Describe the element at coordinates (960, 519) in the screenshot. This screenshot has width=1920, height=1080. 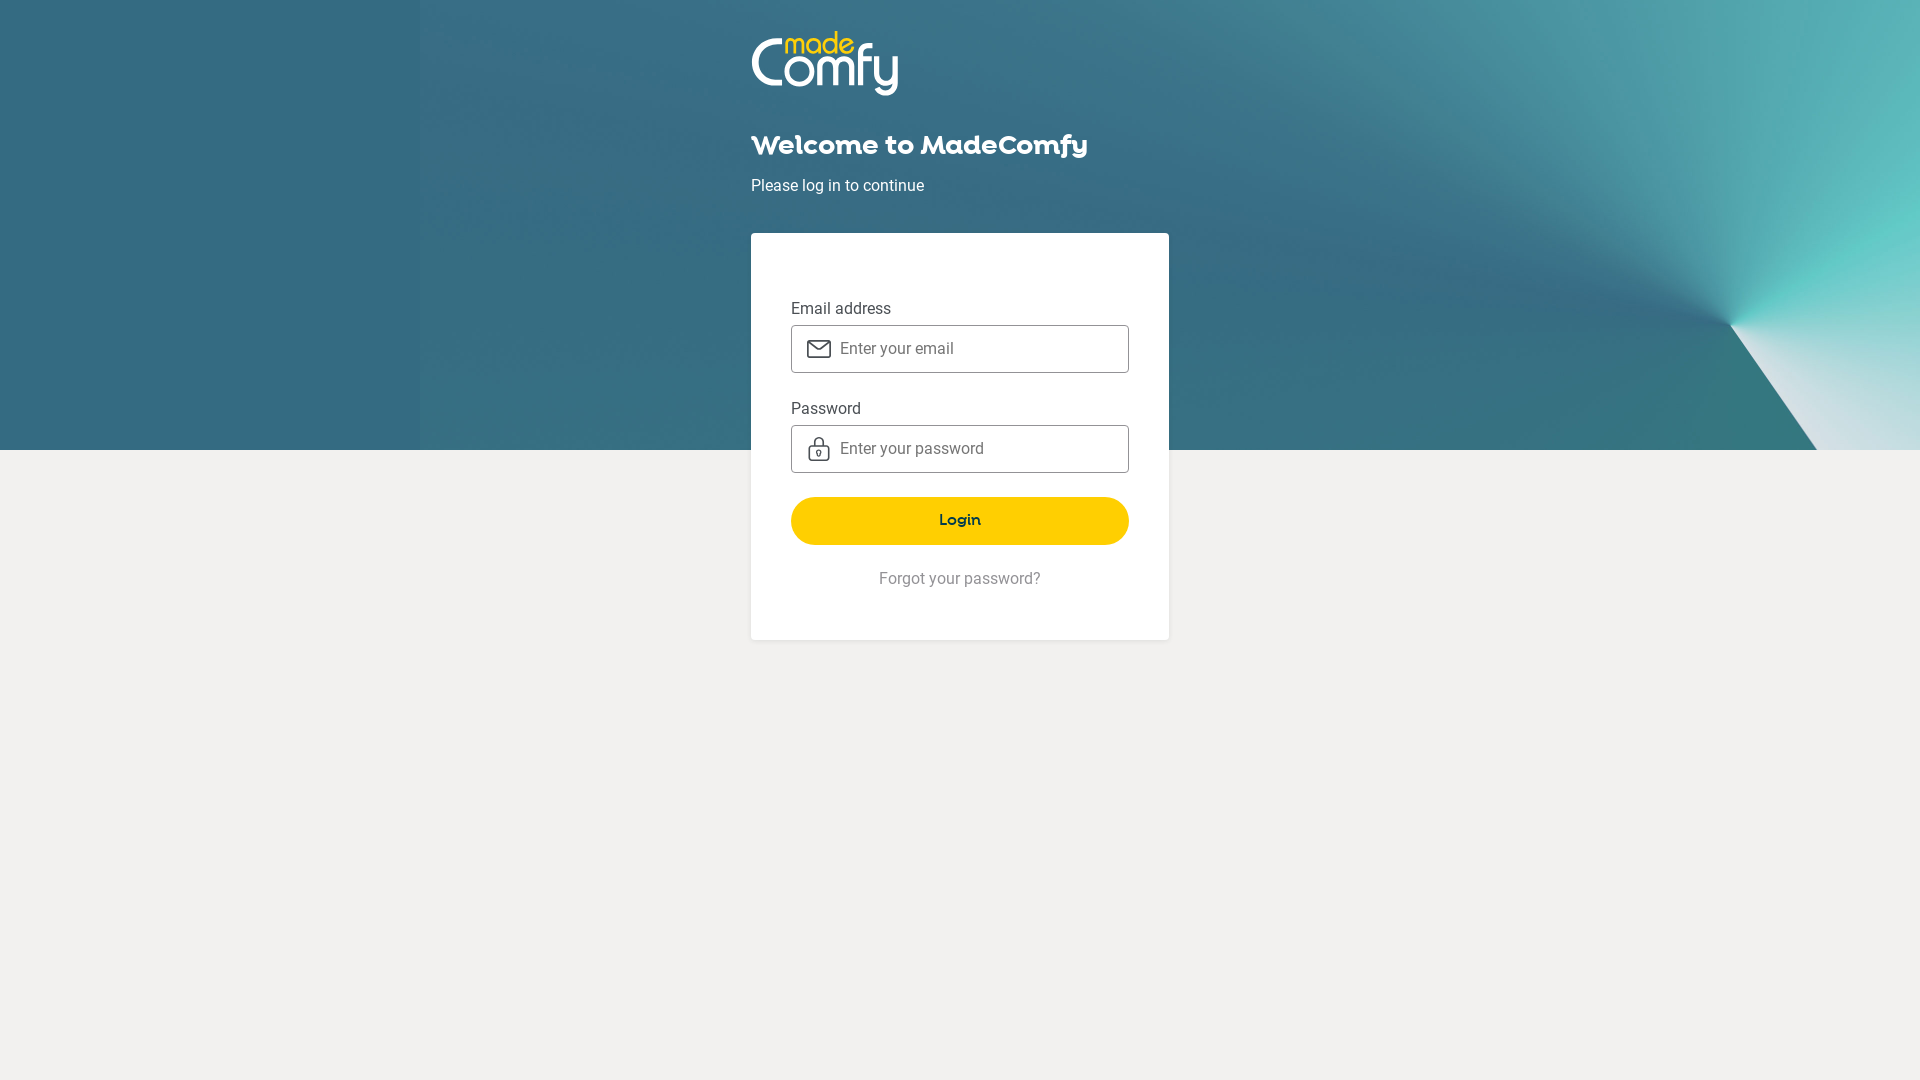
I see `'Login'` at that location.